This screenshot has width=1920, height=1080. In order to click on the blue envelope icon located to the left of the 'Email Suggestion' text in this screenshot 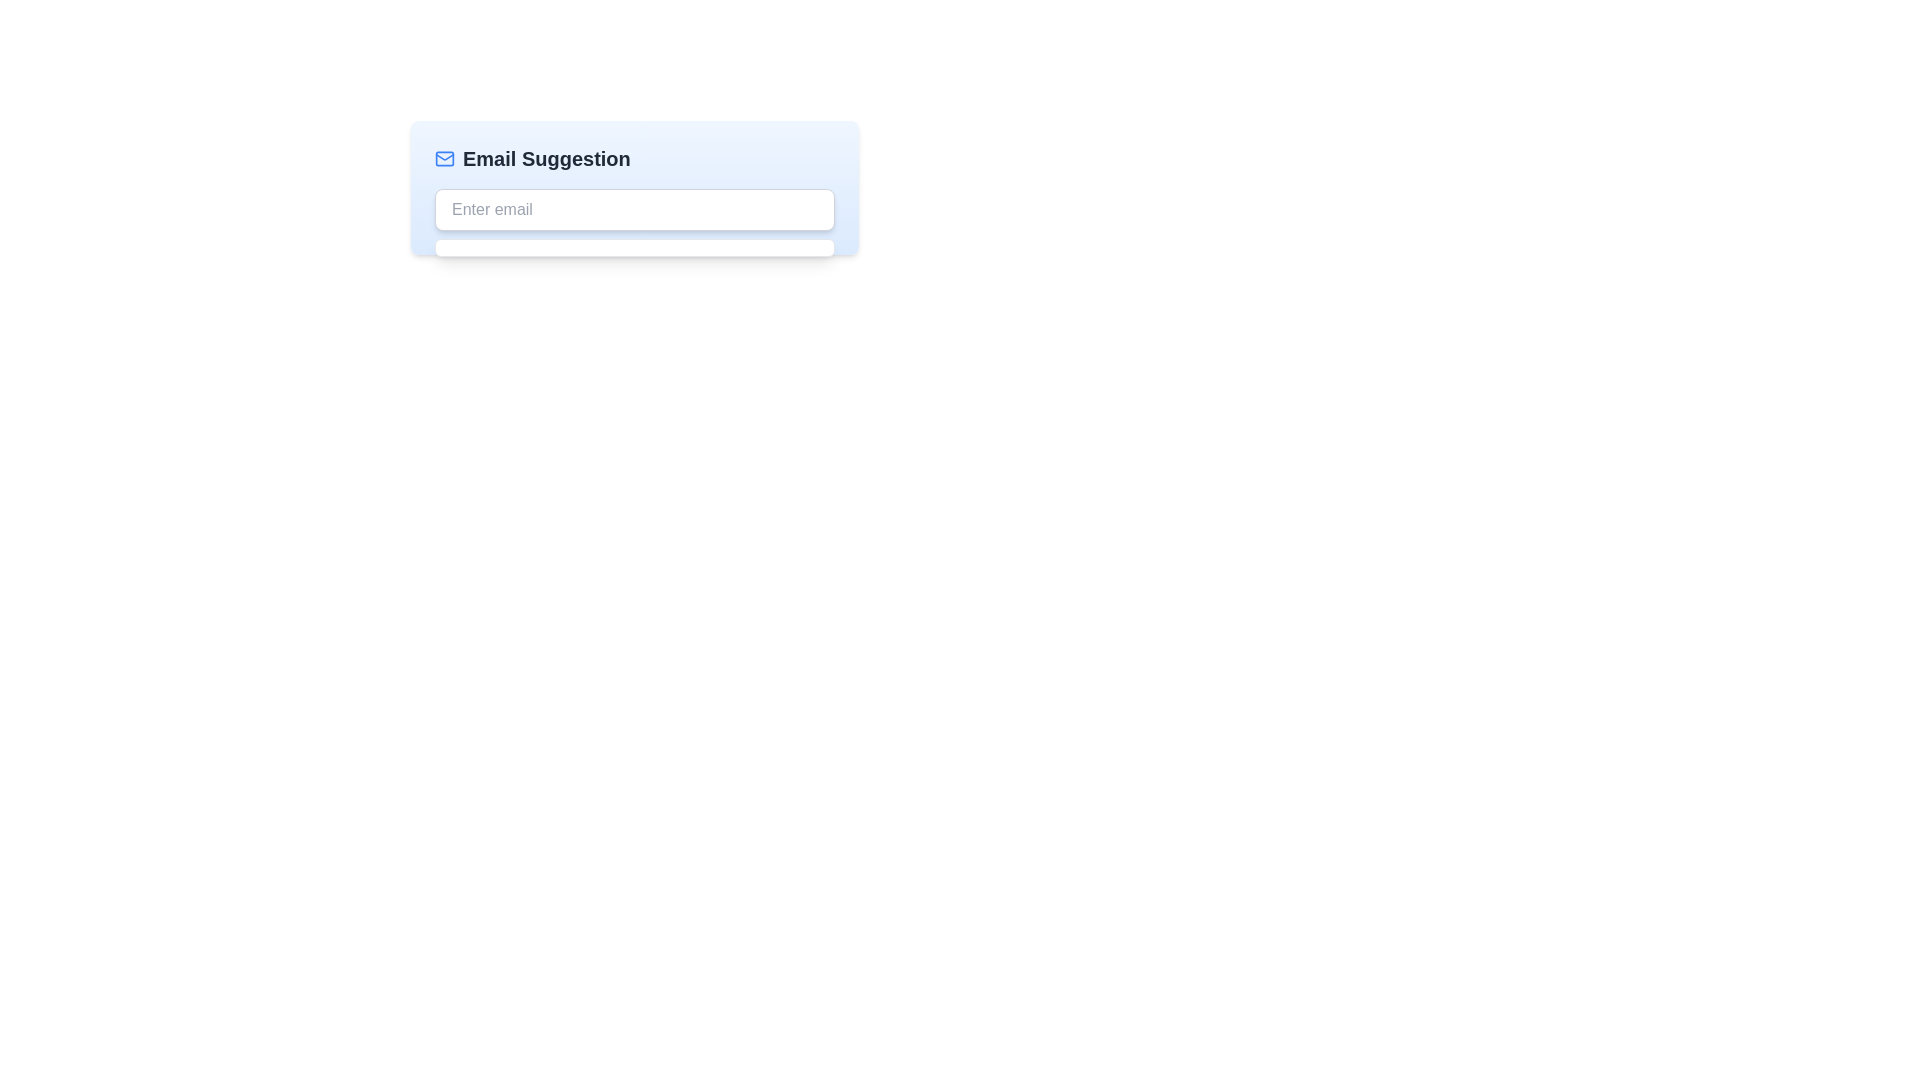, I will do `click(444, 157)`.